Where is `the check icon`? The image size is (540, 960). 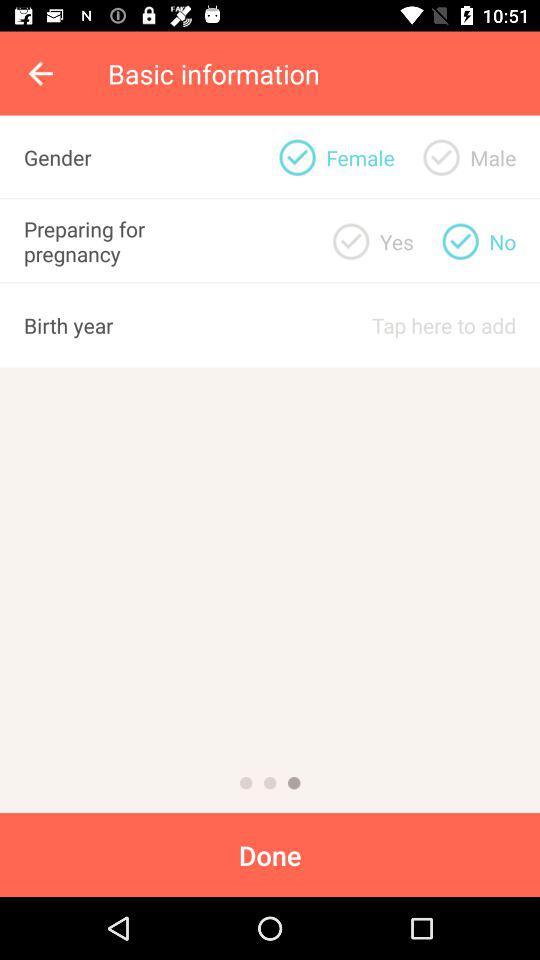
the check icon is located at coordinates (350, 240).